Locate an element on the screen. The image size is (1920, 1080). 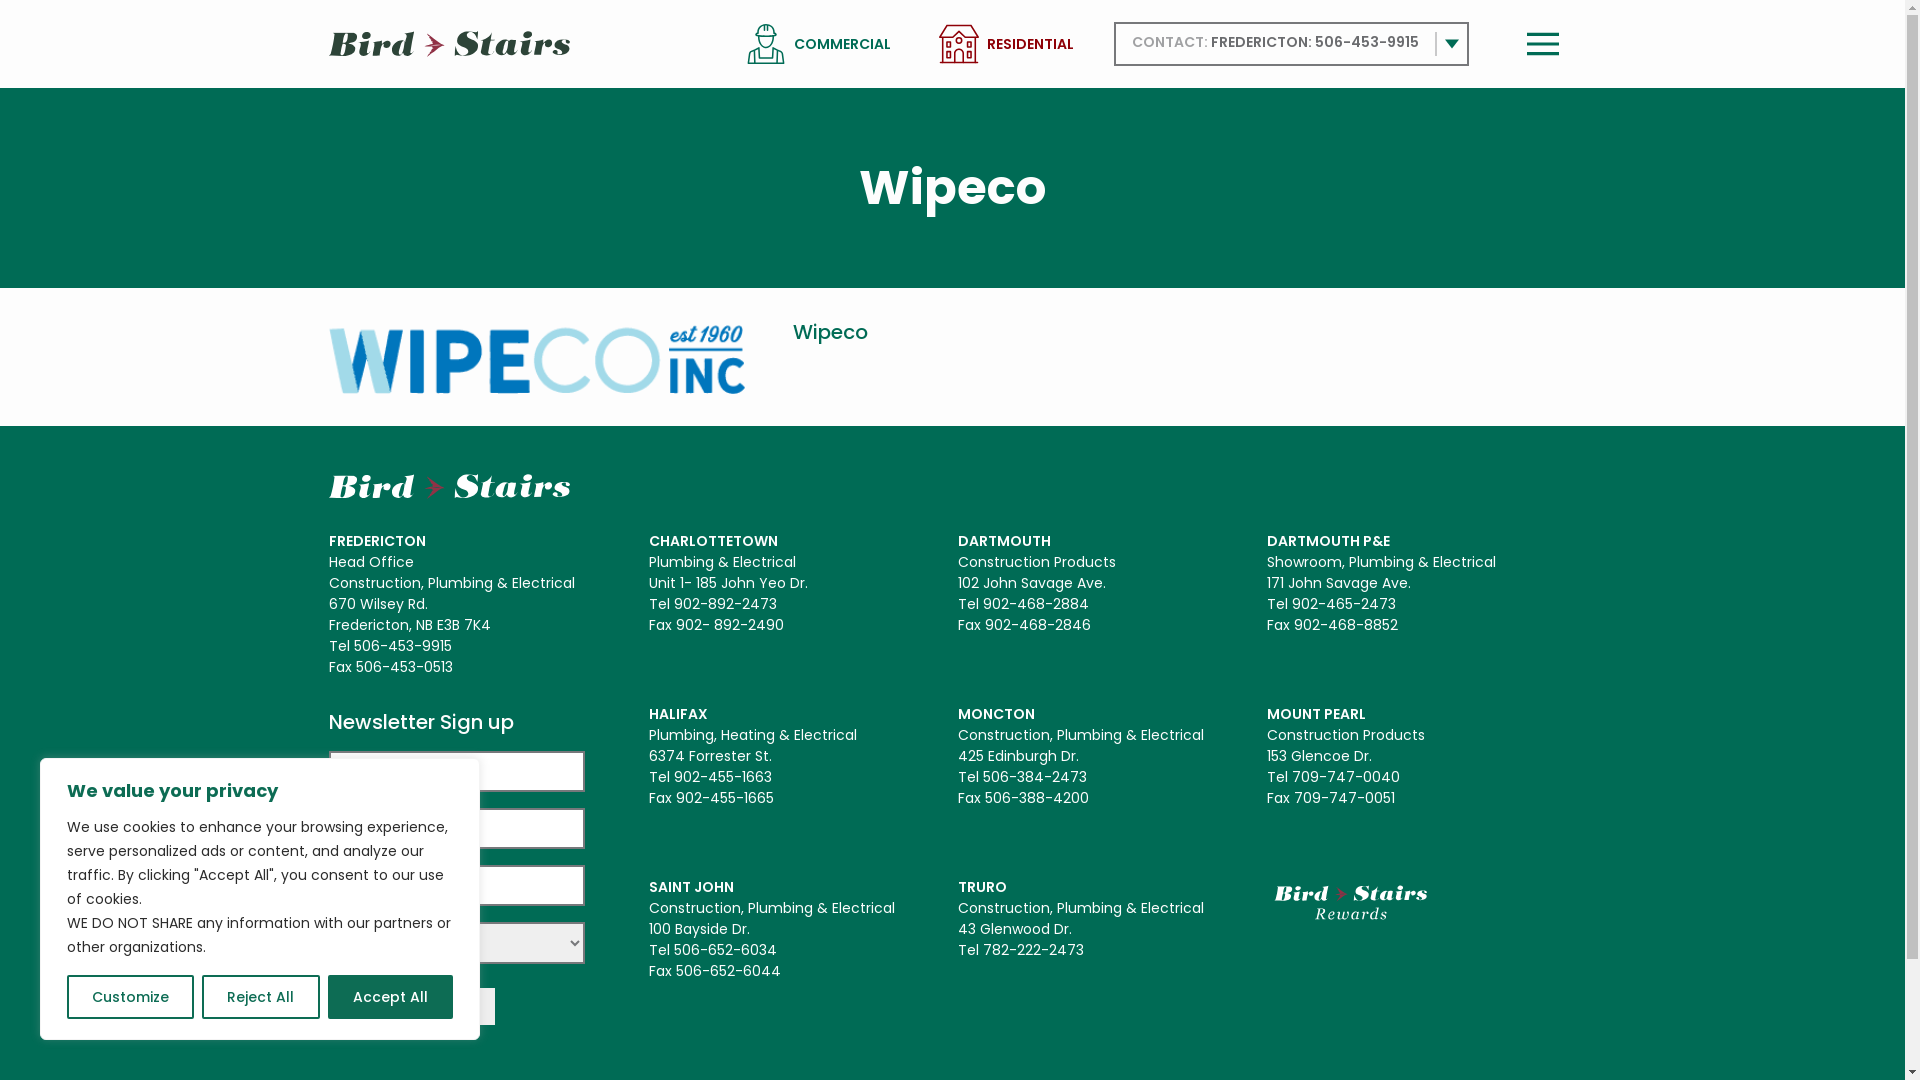
'MONCTON' is located at coordinates (957, 712).